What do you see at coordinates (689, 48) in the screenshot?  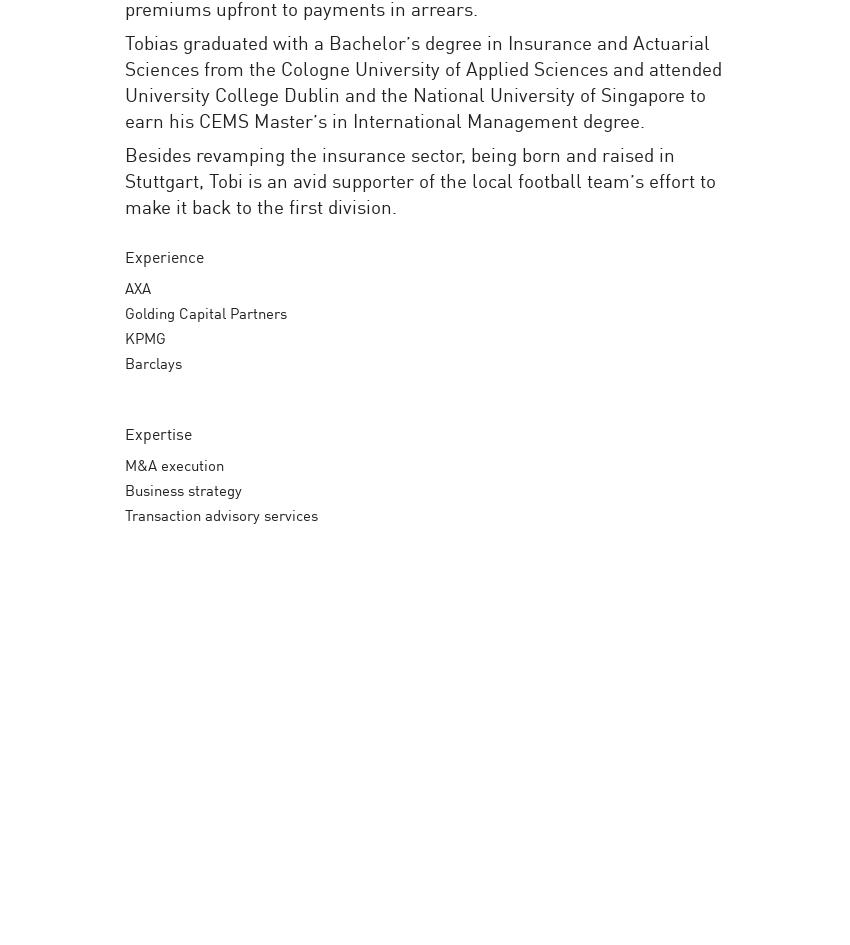 I see `'careers'` at bounding box center [689, 48].